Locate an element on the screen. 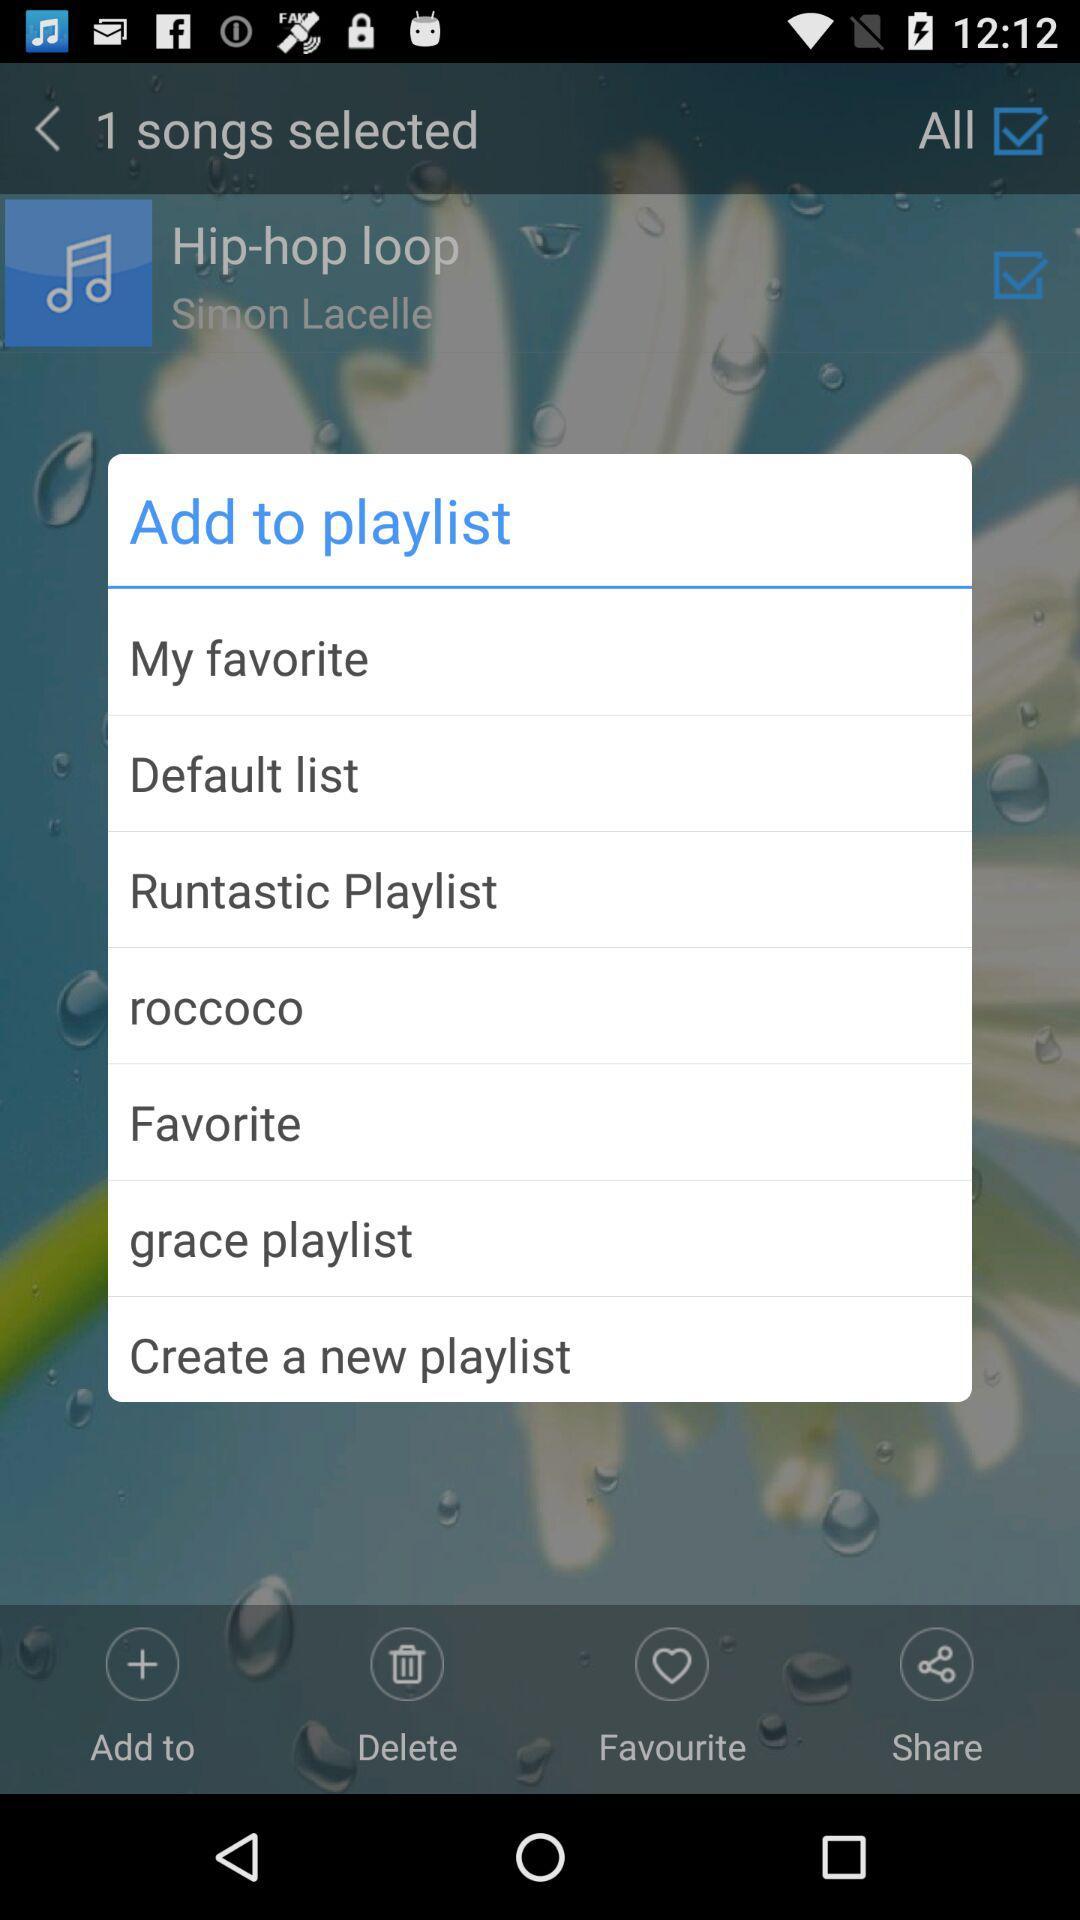 Image resolution: width=1080 pixels, height=1920 pixels. the grace playlist item is located at coordinates (540, 1237).